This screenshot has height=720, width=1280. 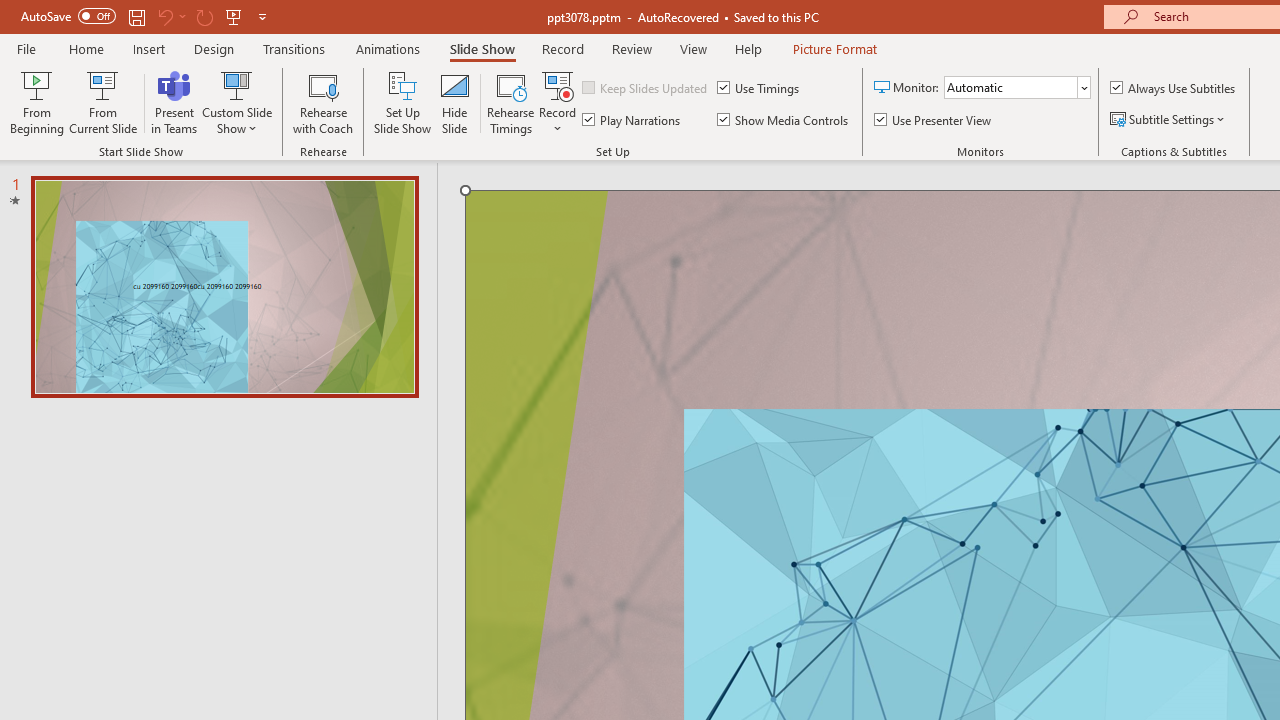 I want to click on 'Set Up Slide Show...', so click(x=402, y=103).